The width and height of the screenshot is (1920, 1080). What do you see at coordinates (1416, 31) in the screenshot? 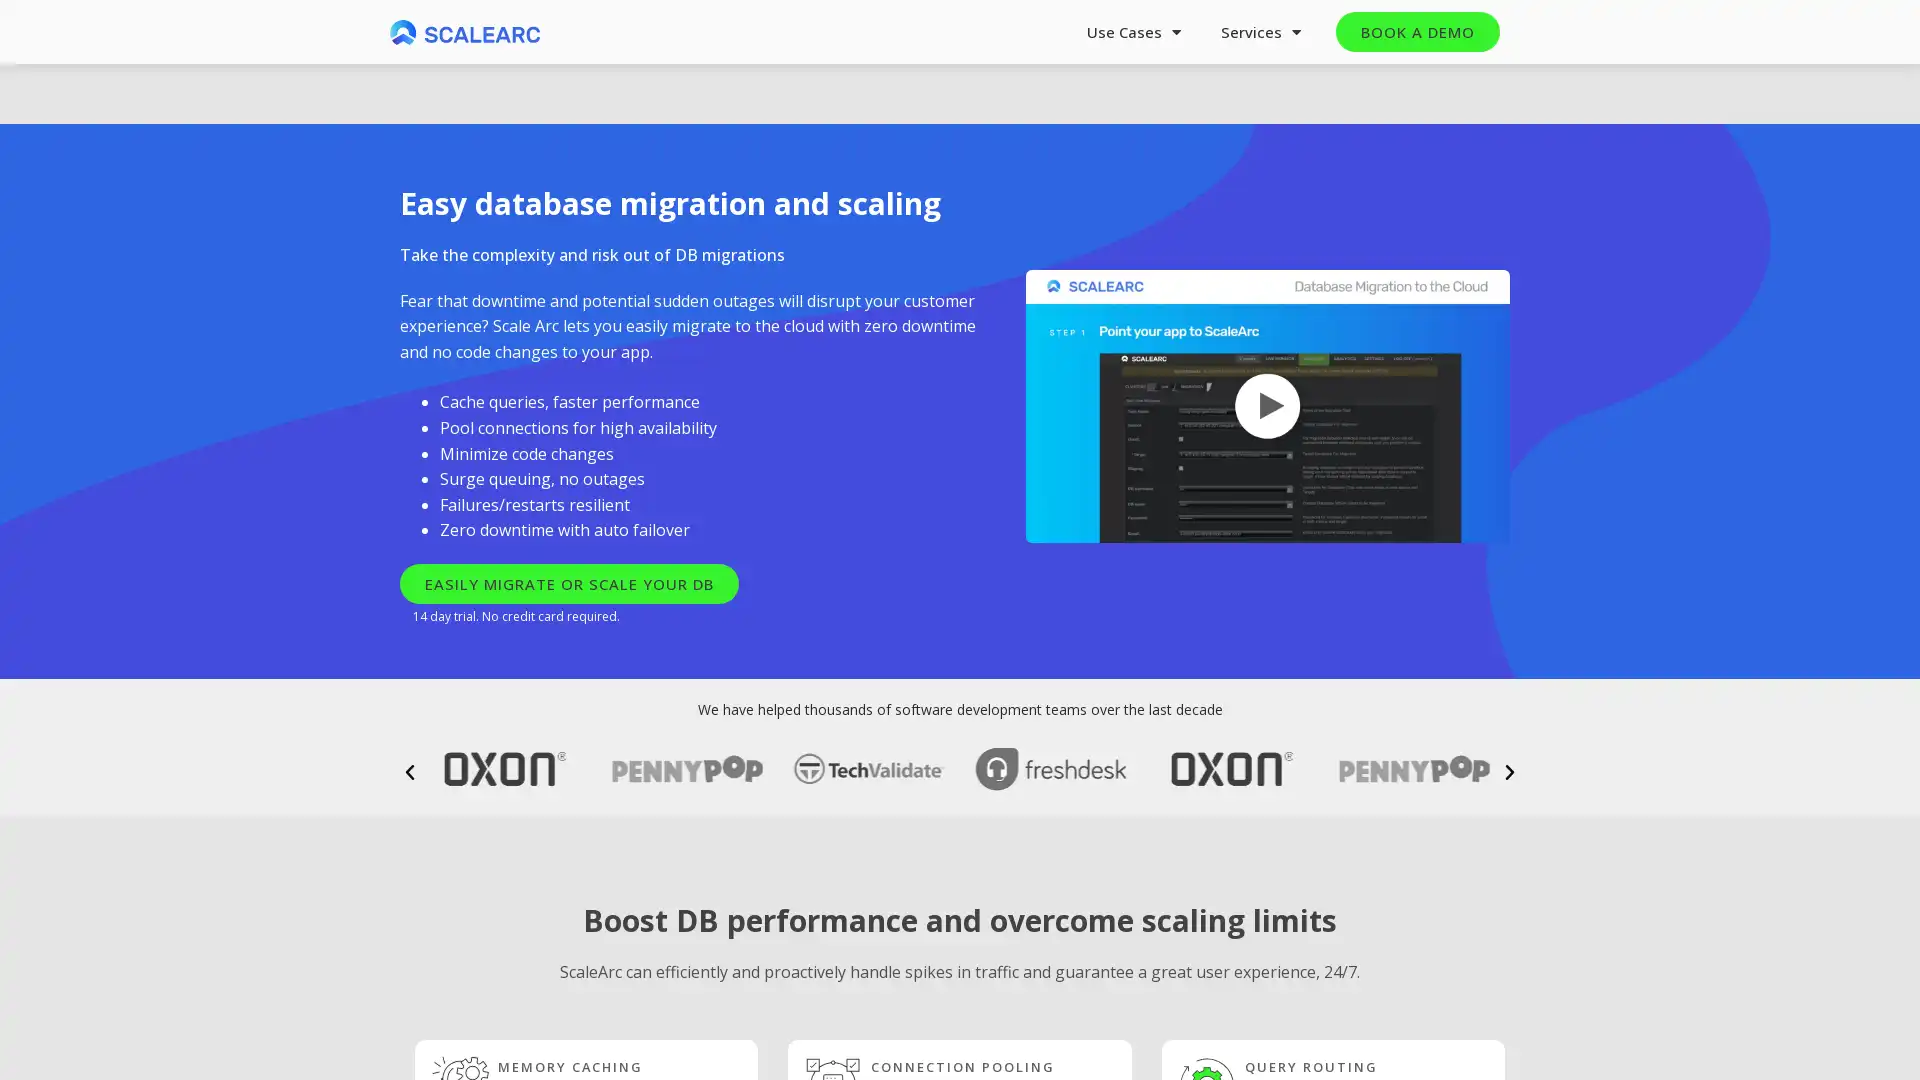
I see `BOOK A DEMO` at bounding box center [1416, 31].